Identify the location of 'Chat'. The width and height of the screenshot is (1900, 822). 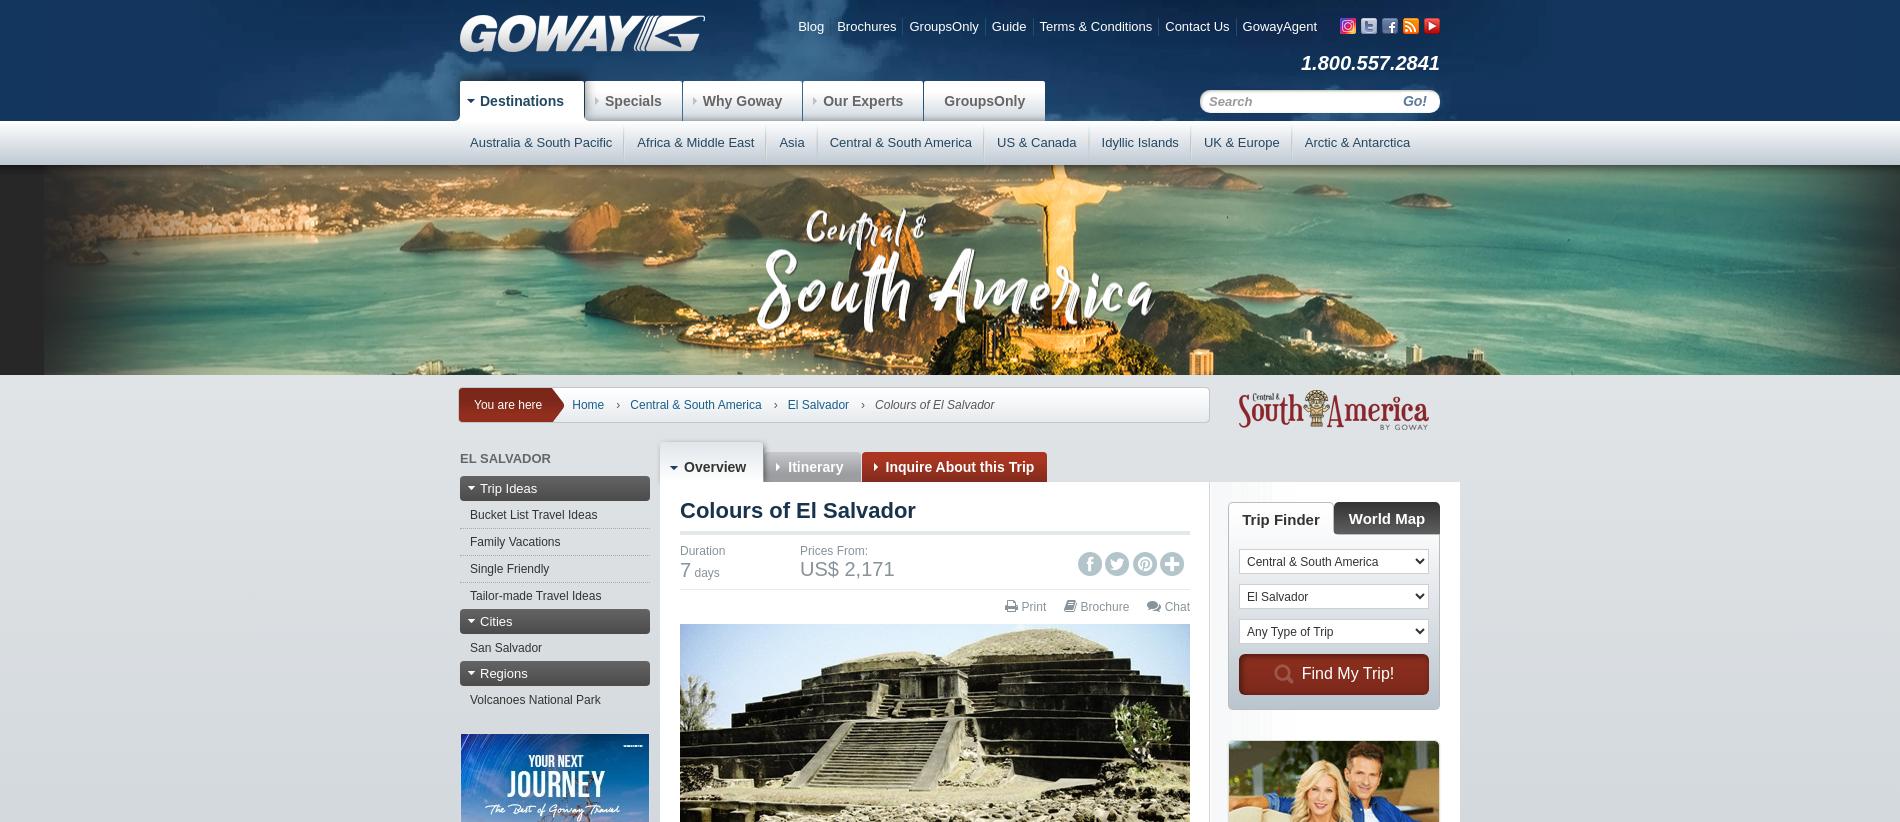
(1175, 605).